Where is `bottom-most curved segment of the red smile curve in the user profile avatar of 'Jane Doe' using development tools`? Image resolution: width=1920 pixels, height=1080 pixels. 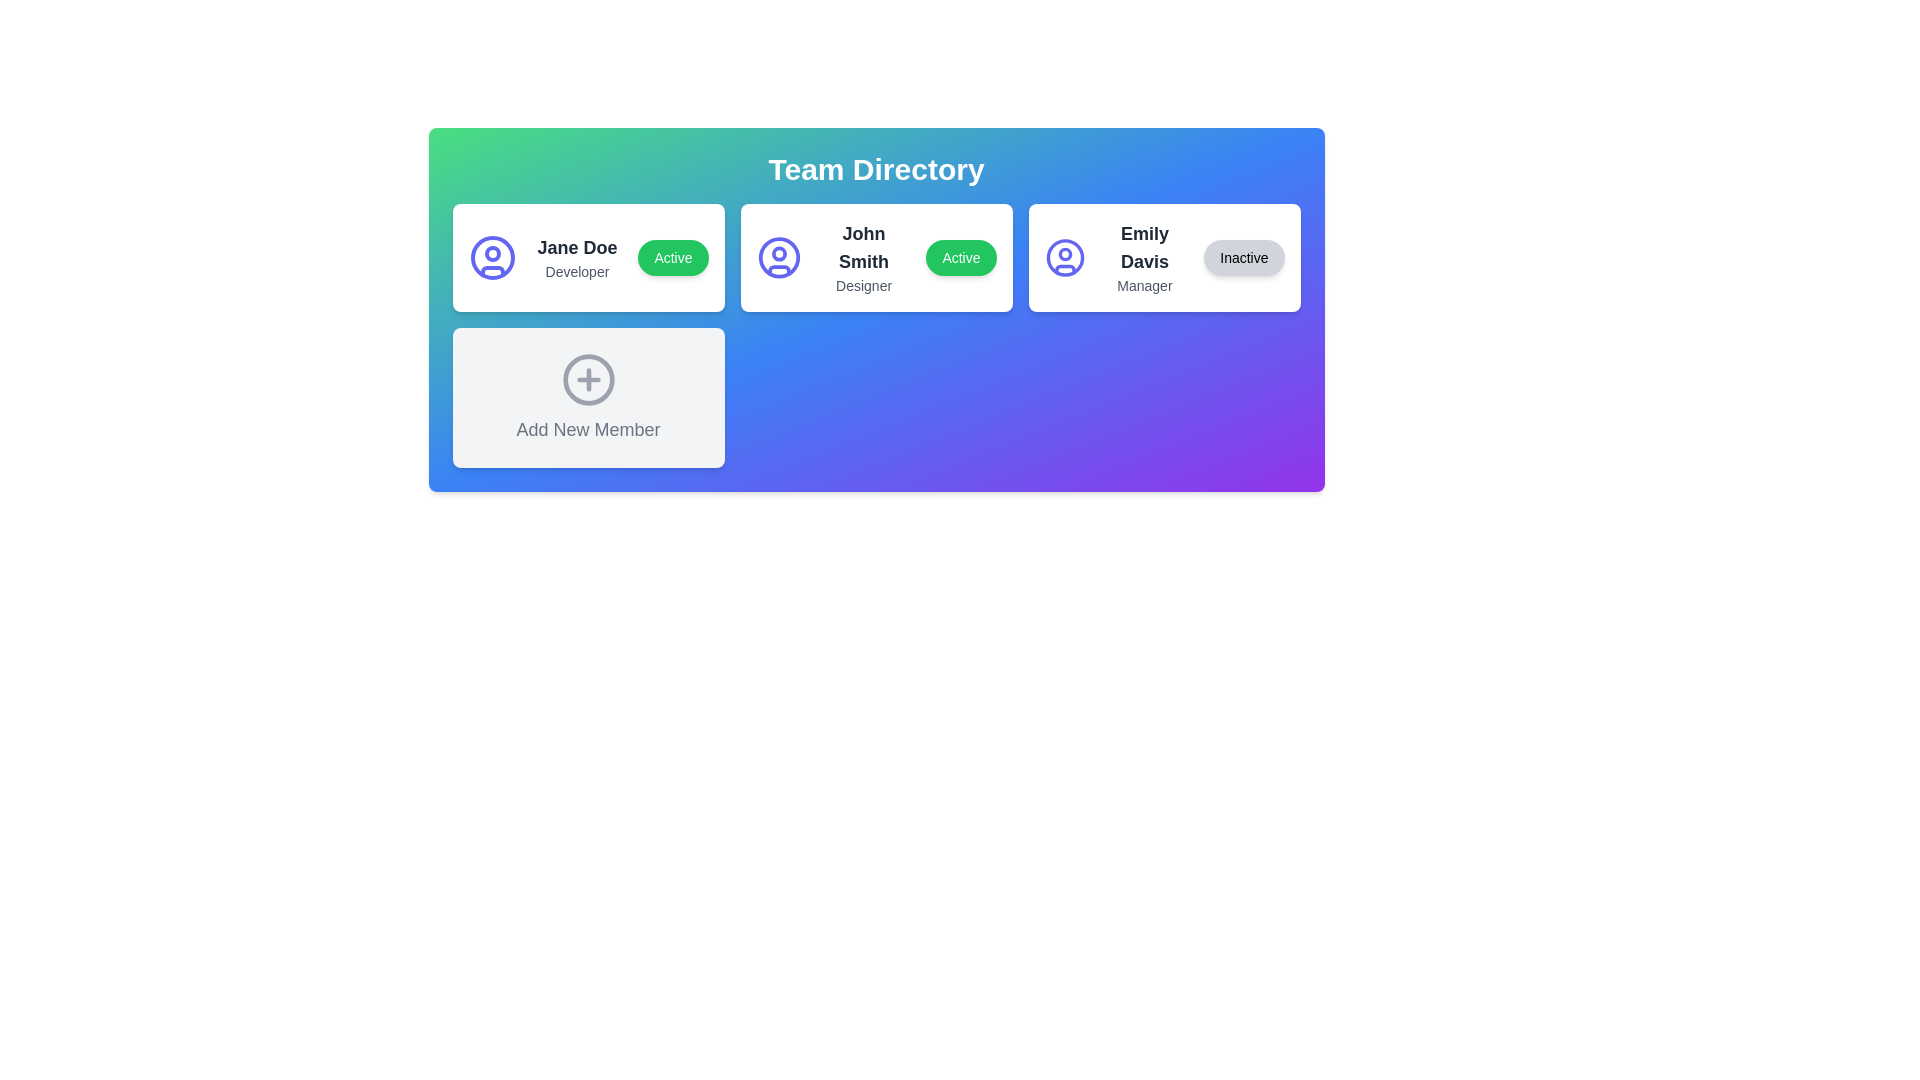
bottom-most curved segment of the red smile curve in the user profile avatar of 'Jane Doe' using development tools is located at coordinates (492, 271).